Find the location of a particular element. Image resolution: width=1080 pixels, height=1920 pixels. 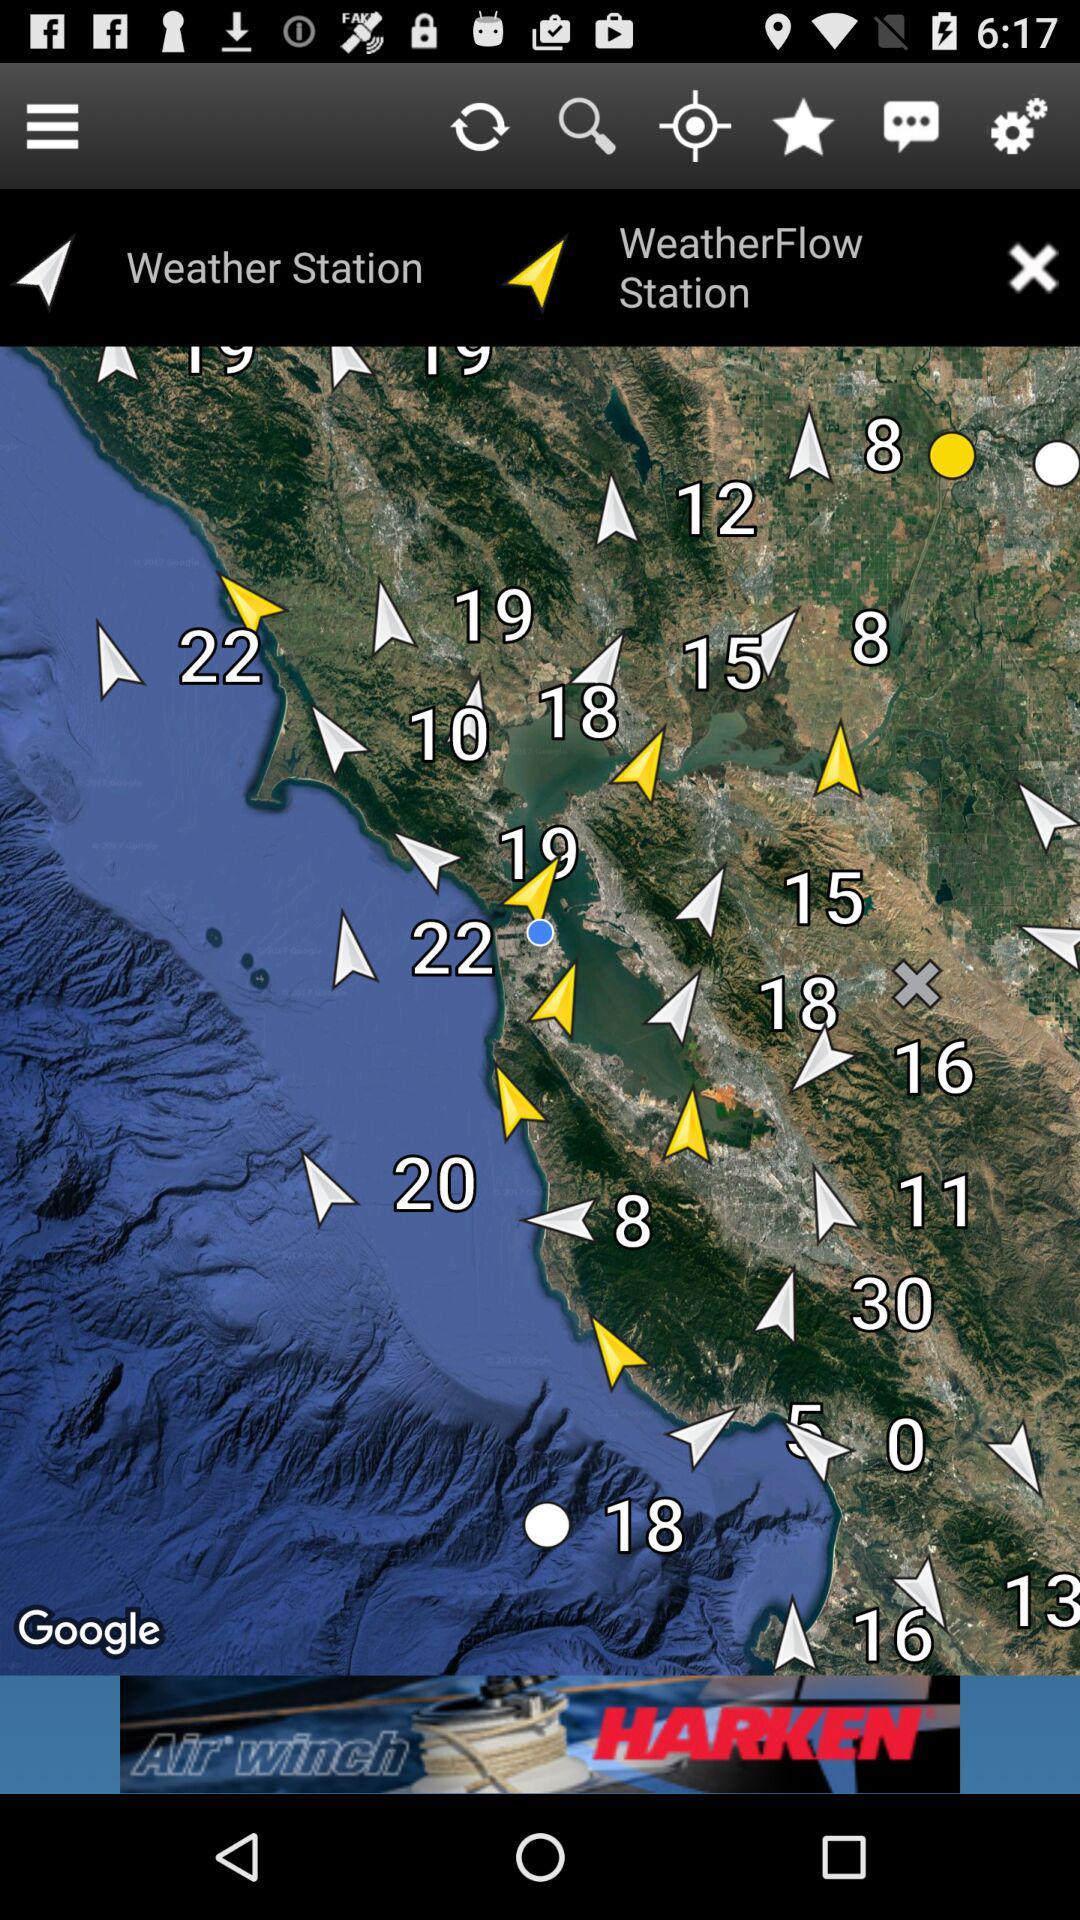

icon next to the weatherflow station app is located at coordinates (1032, 266).